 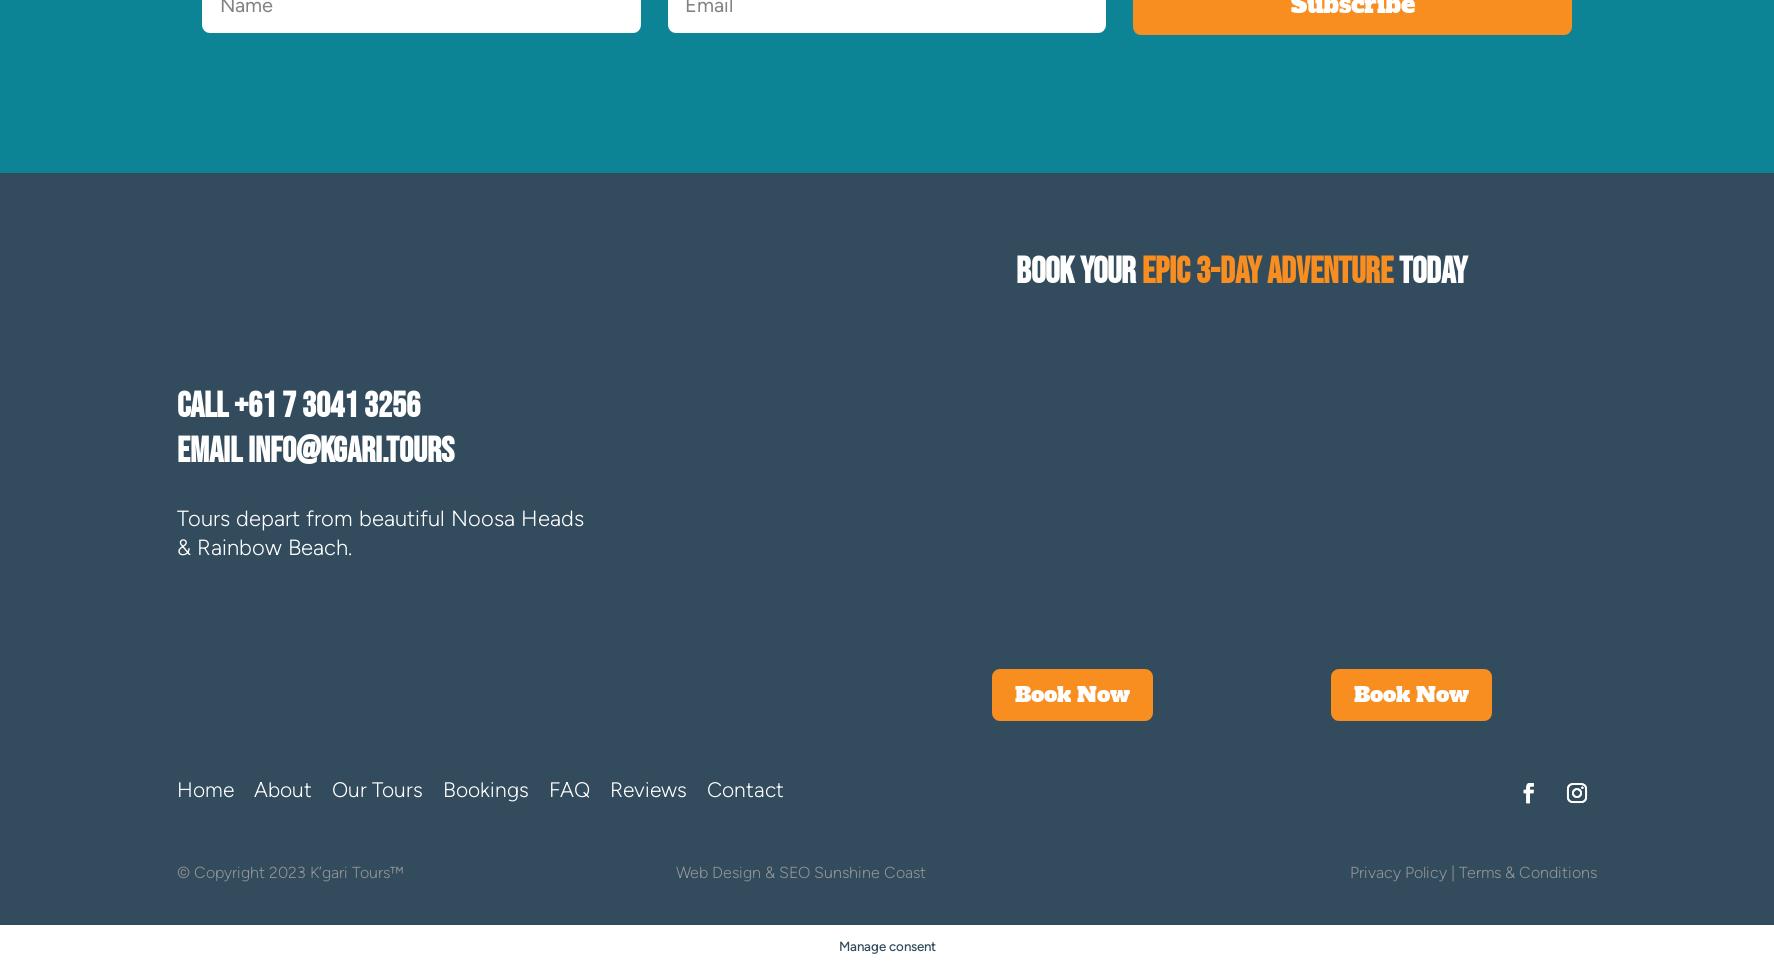 I want to click on '© Copyright 2023 K’gari Tours™', so click(x=290, y=871).